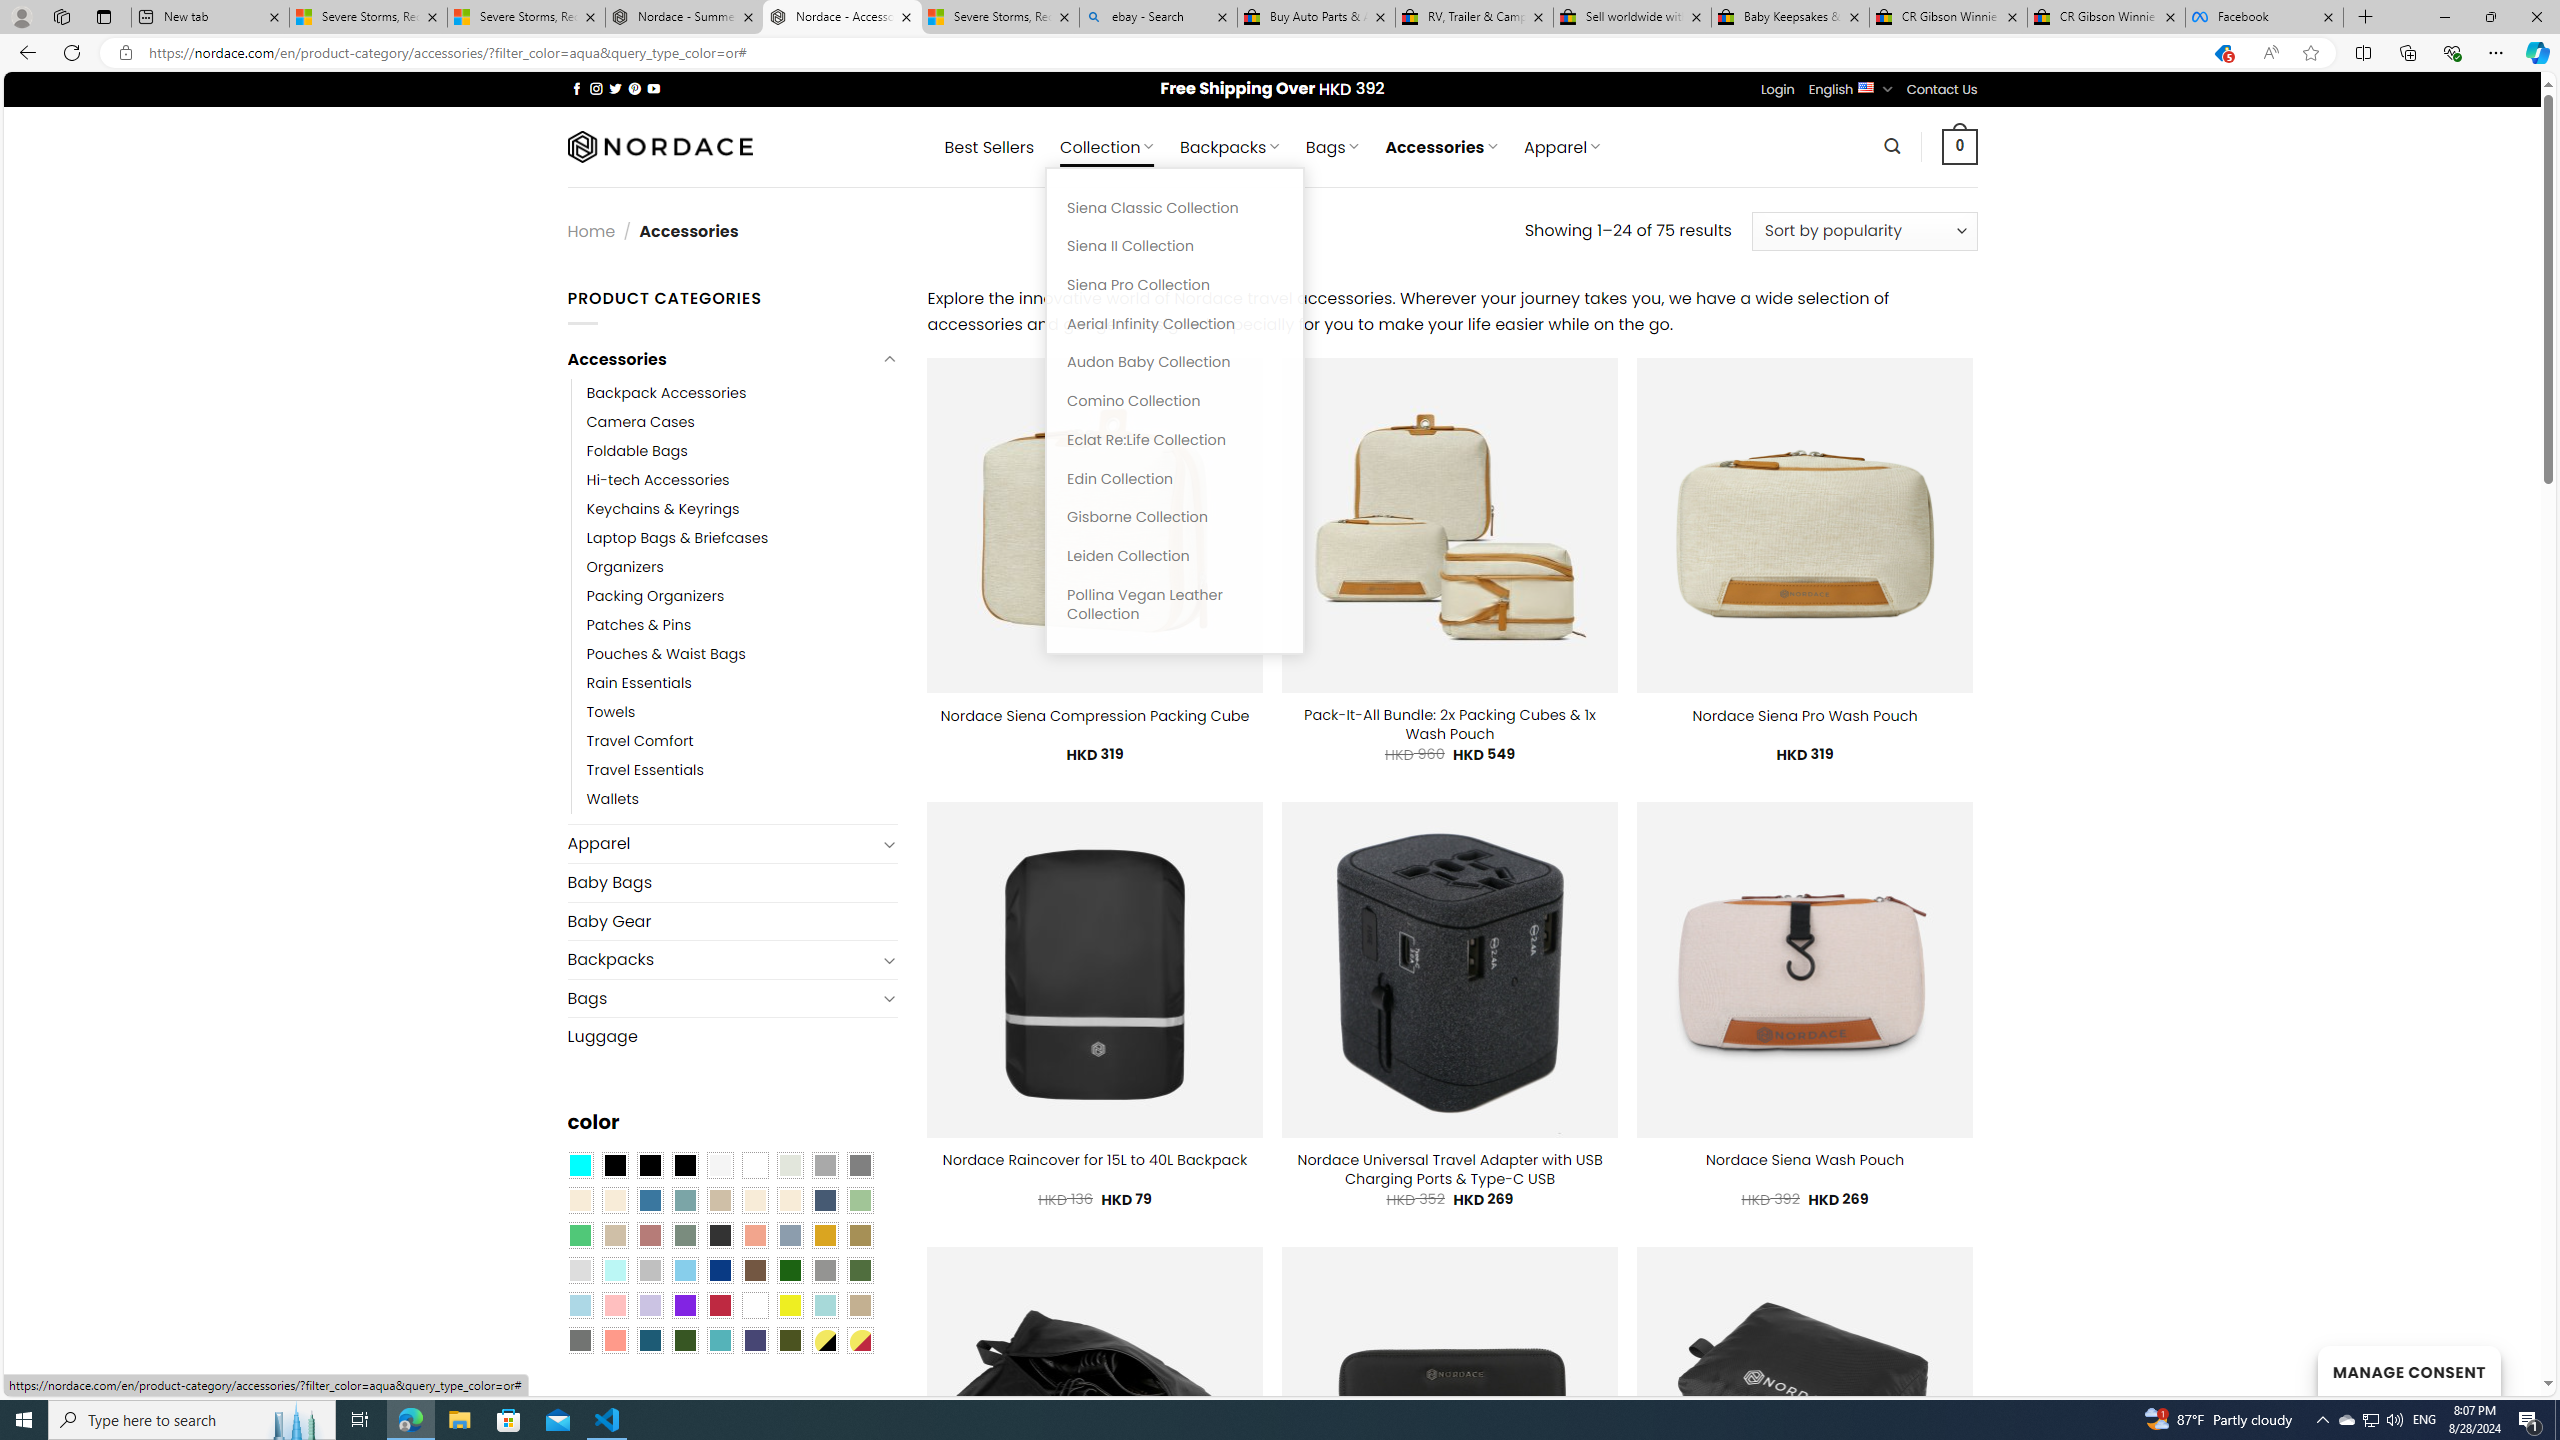 The image size is (2560, 1440). I want to click on 'Hale Navy', so click(823, 1198).